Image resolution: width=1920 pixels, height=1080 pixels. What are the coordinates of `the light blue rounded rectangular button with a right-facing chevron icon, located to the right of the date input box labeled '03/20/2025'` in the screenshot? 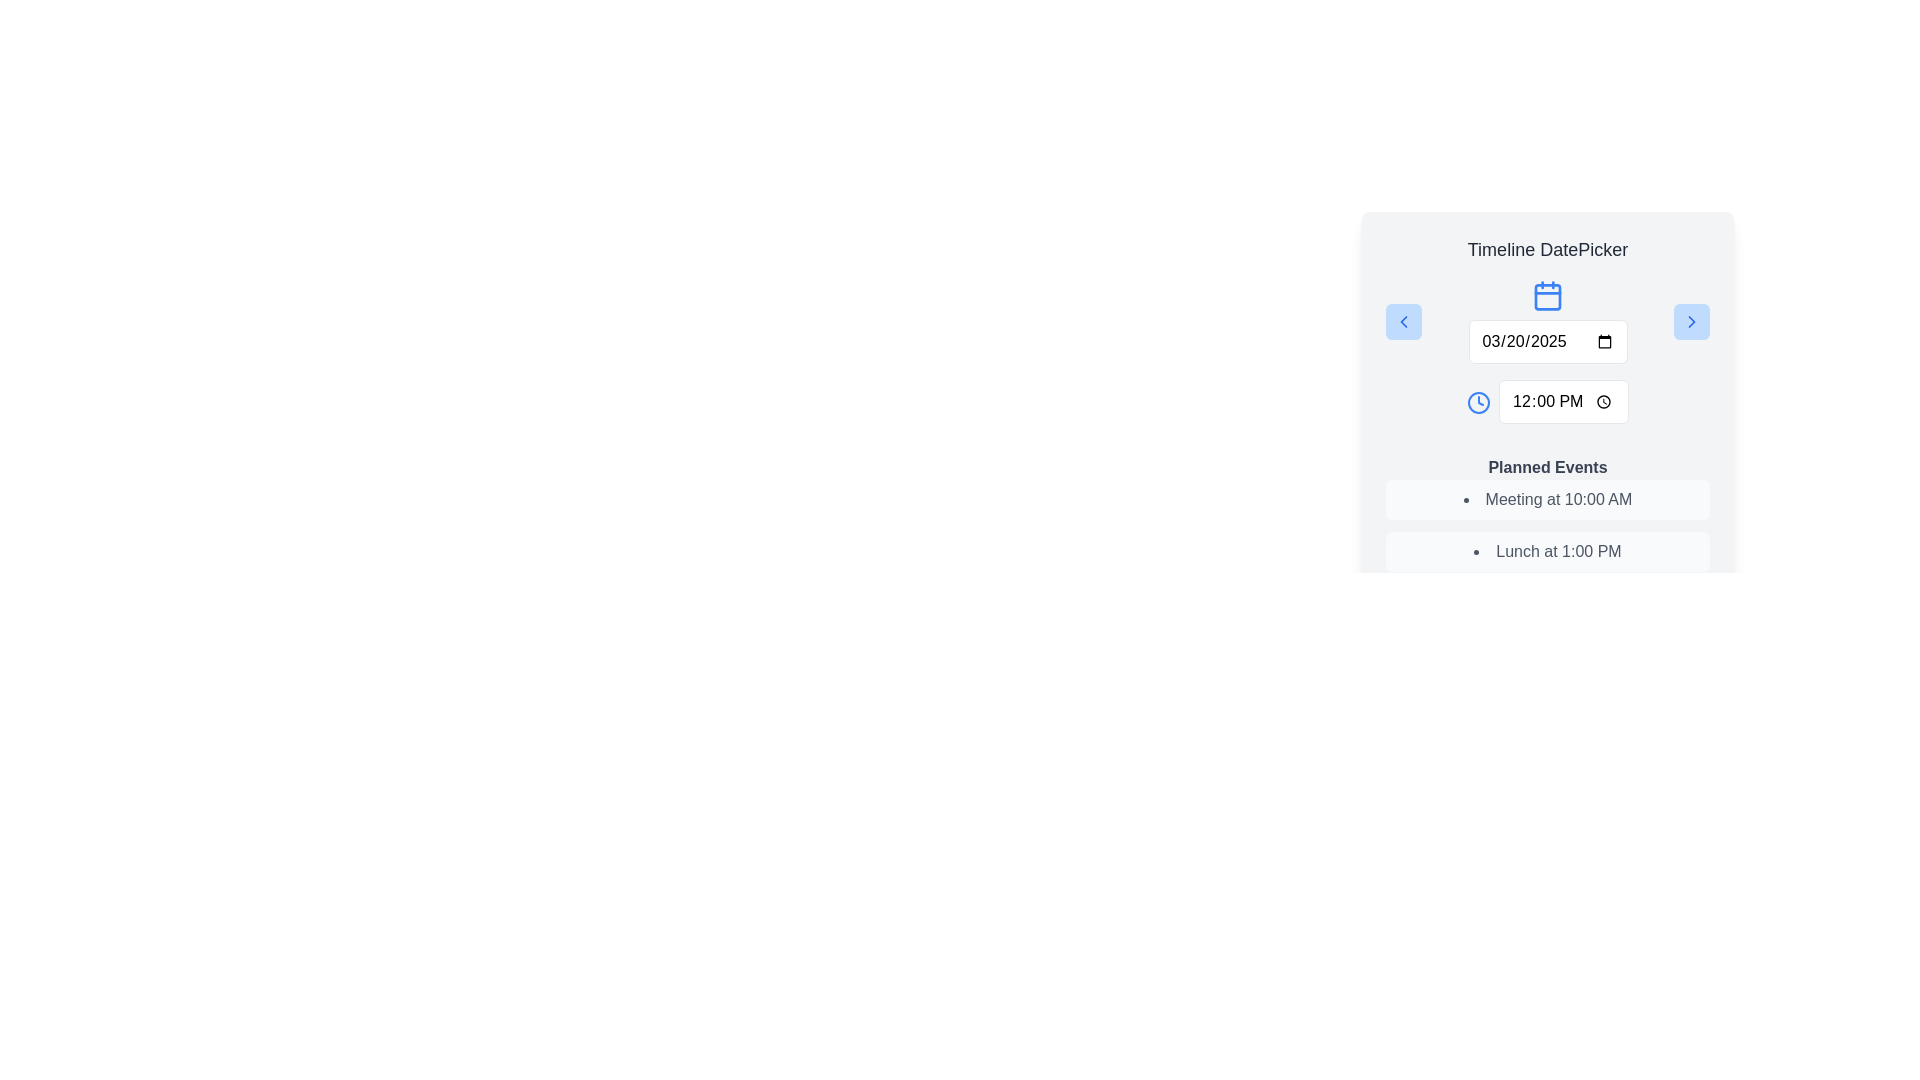 It's located at (1690, 320).